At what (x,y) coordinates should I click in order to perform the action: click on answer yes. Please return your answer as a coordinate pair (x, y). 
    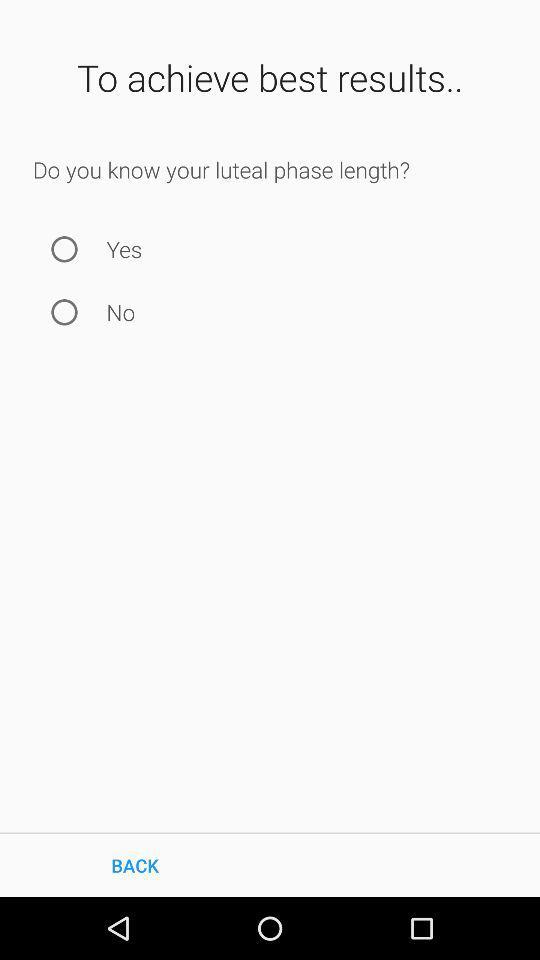
    Looking at the image, I should click on (64, 248).